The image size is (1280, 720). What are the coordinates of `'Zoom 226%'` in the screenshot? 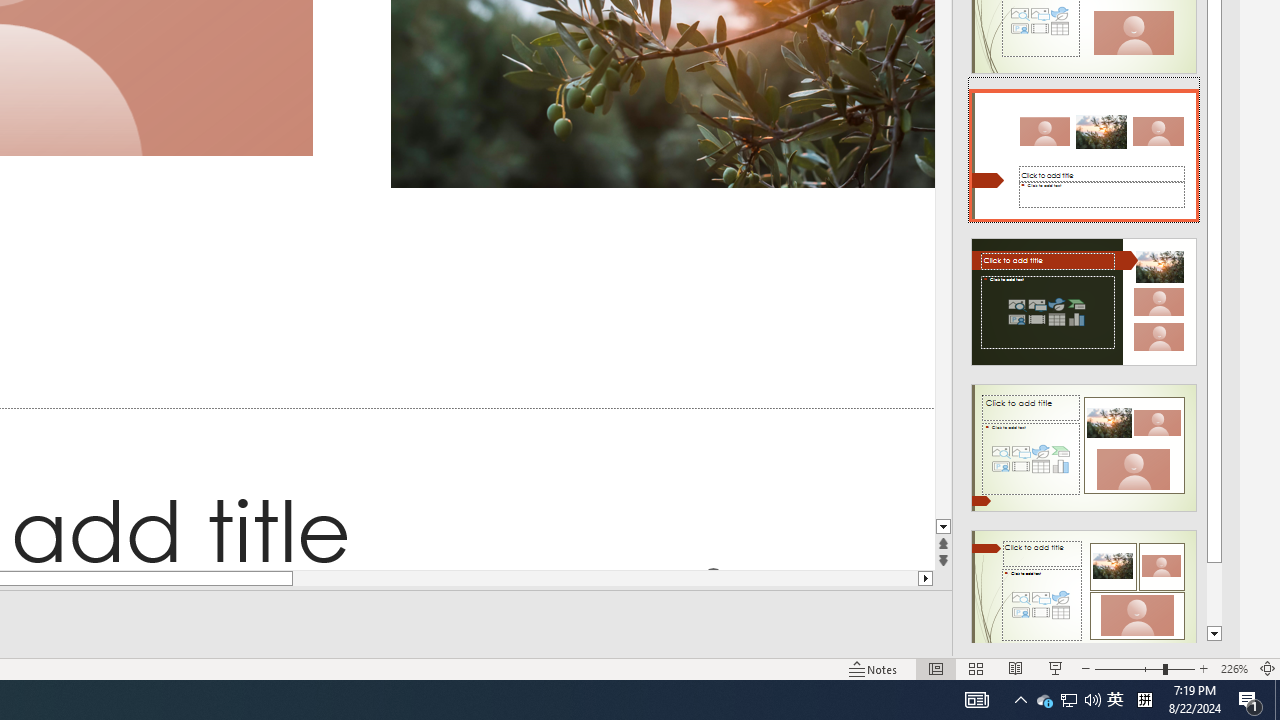 It's located at (1233, 669).